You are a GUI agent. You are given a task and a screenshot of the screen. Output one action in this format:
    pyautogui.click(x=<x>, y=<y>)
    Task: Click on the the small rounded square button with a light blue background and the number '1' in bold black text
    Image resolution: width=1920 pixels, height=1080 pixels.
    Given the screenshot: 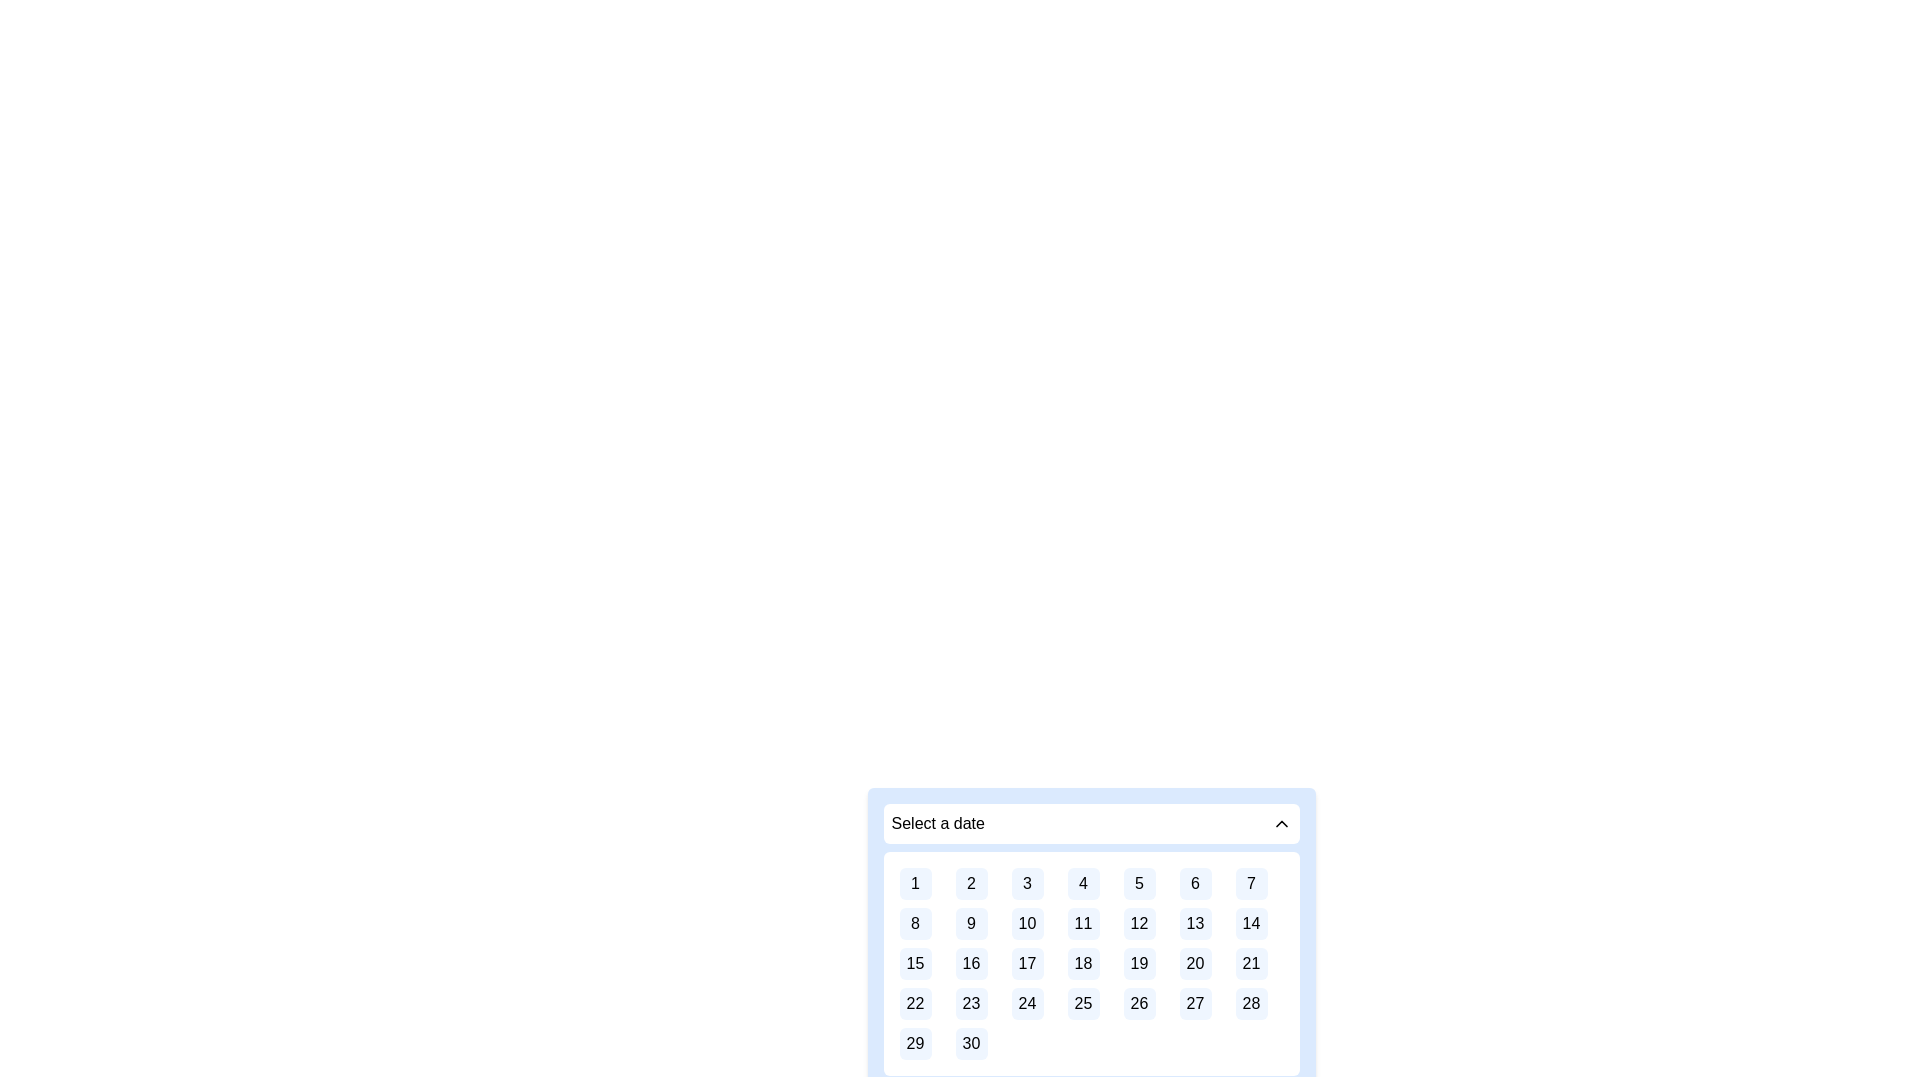 What is the action you would take?
    pyautogui.click(x=914, y=882)
    